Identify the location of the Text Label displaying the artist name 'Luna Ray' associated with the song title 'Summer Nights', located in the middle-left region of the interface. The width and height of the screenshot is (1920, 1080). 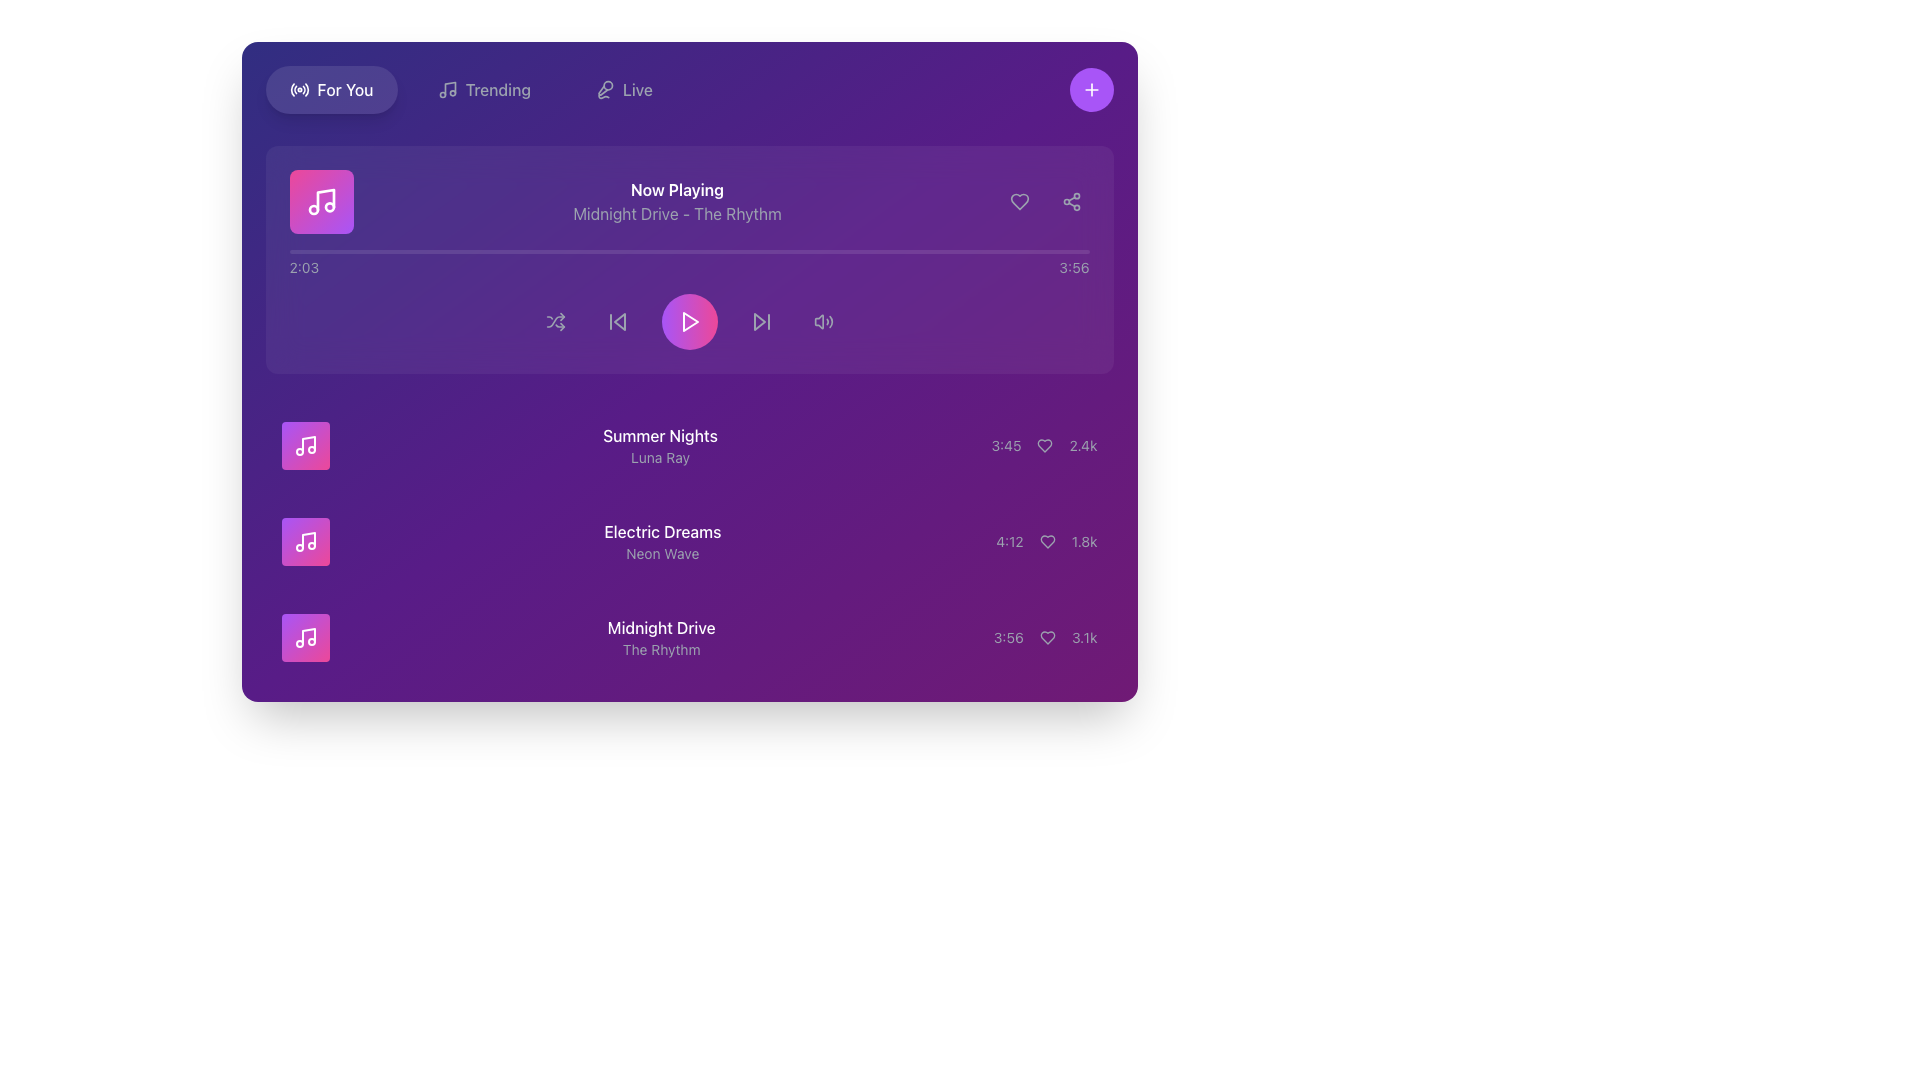
(660, 458).